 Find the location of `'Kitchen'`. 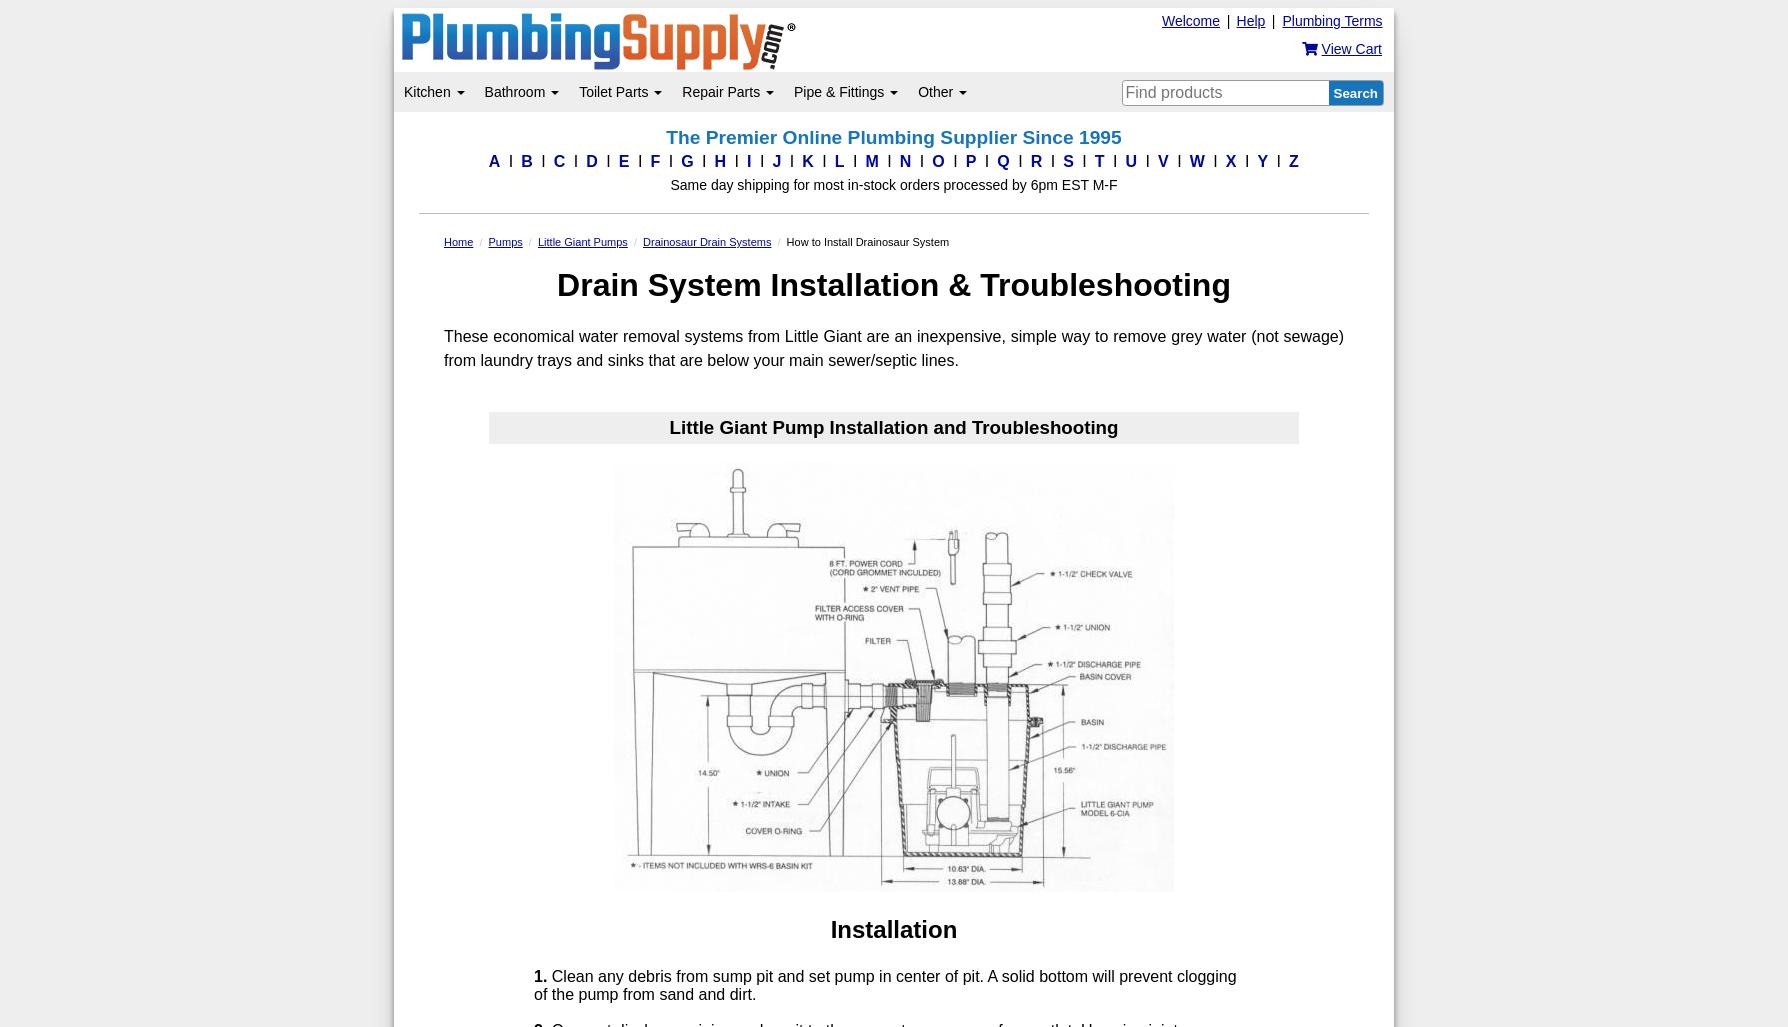

'Kitchen' is located at coordinates (403, 91).